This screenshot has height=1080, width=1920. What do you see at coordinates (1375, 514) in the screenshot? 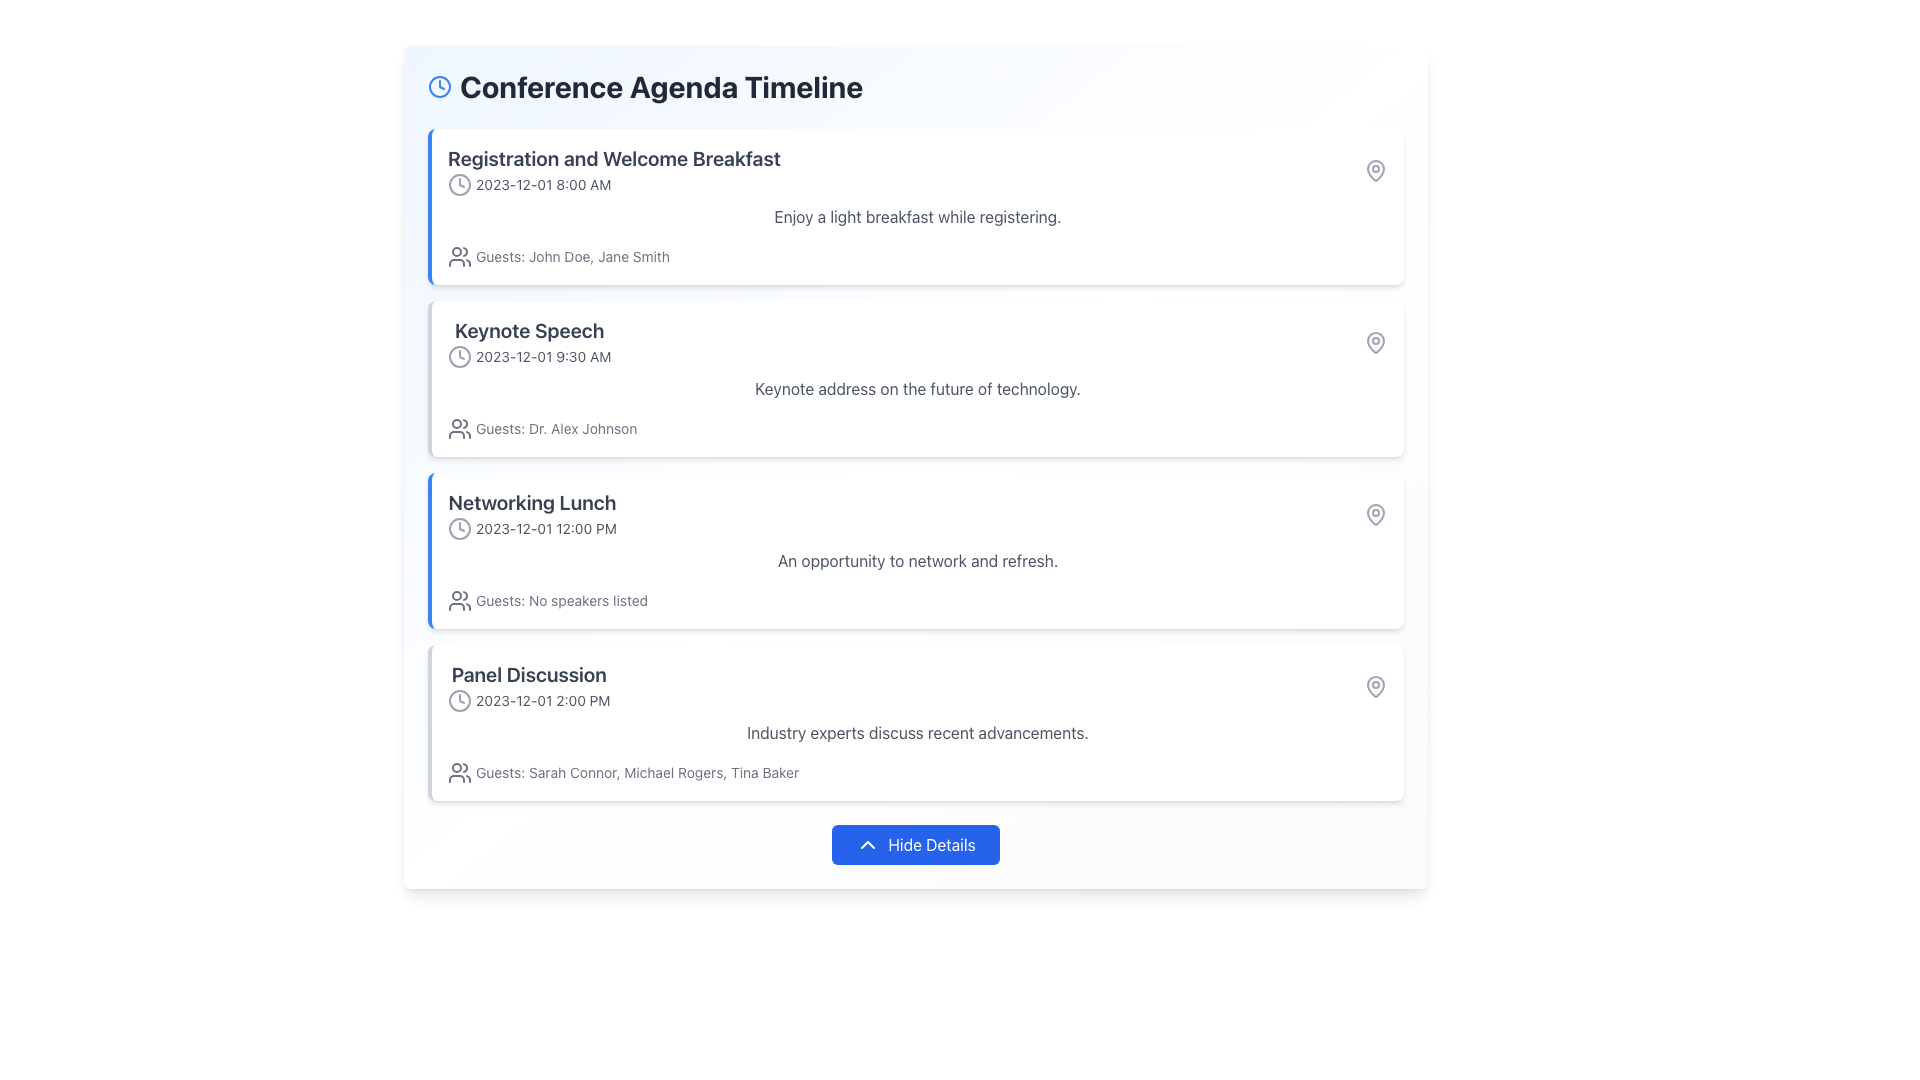
I see `the visual location marker icon for the 'Networking Lunch' session` at bounding box center [1375, 514].